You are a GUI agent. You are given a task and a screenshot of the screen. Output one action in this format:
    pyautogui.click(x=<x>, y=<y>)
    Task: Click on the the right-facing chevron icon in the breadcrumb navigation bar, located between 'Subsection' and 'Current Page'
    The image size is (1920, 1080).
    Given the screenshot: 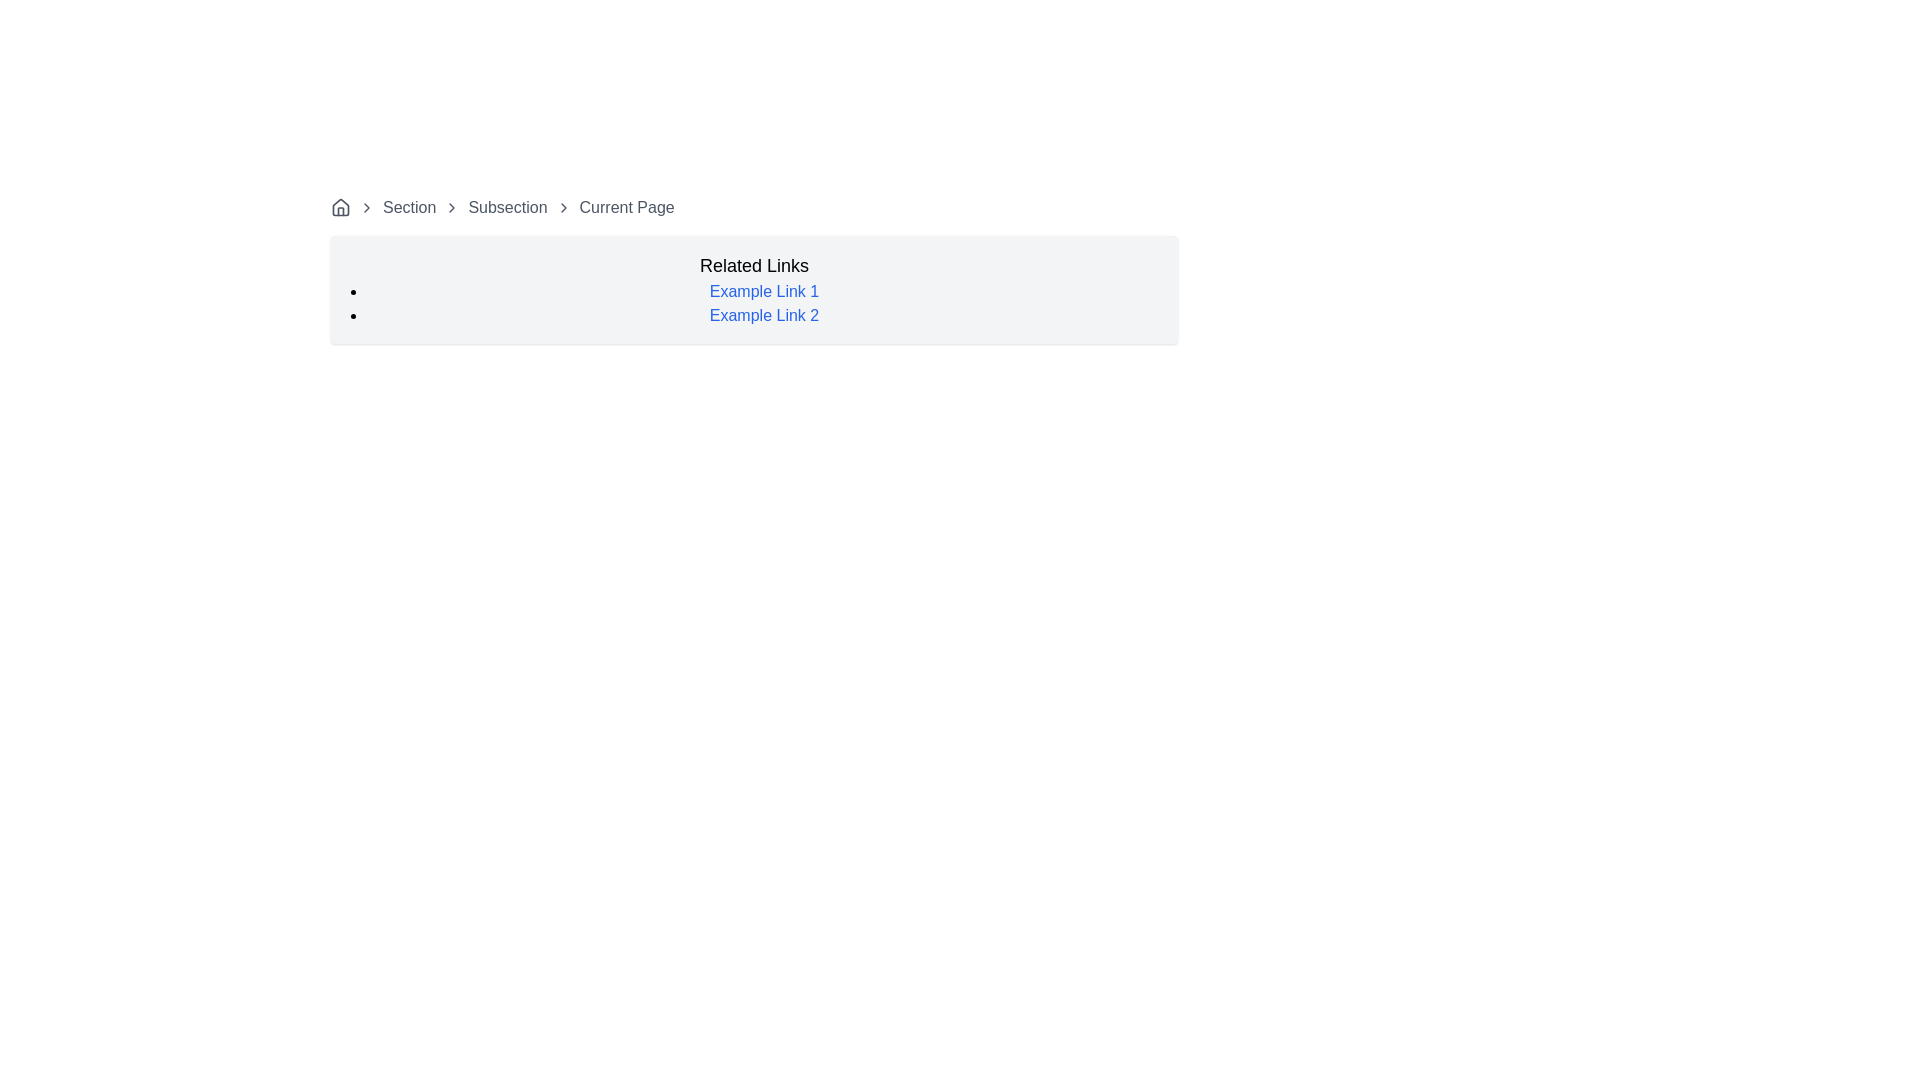 What is the action you would take?
    pyautogui.click(x=562, y=208)
    